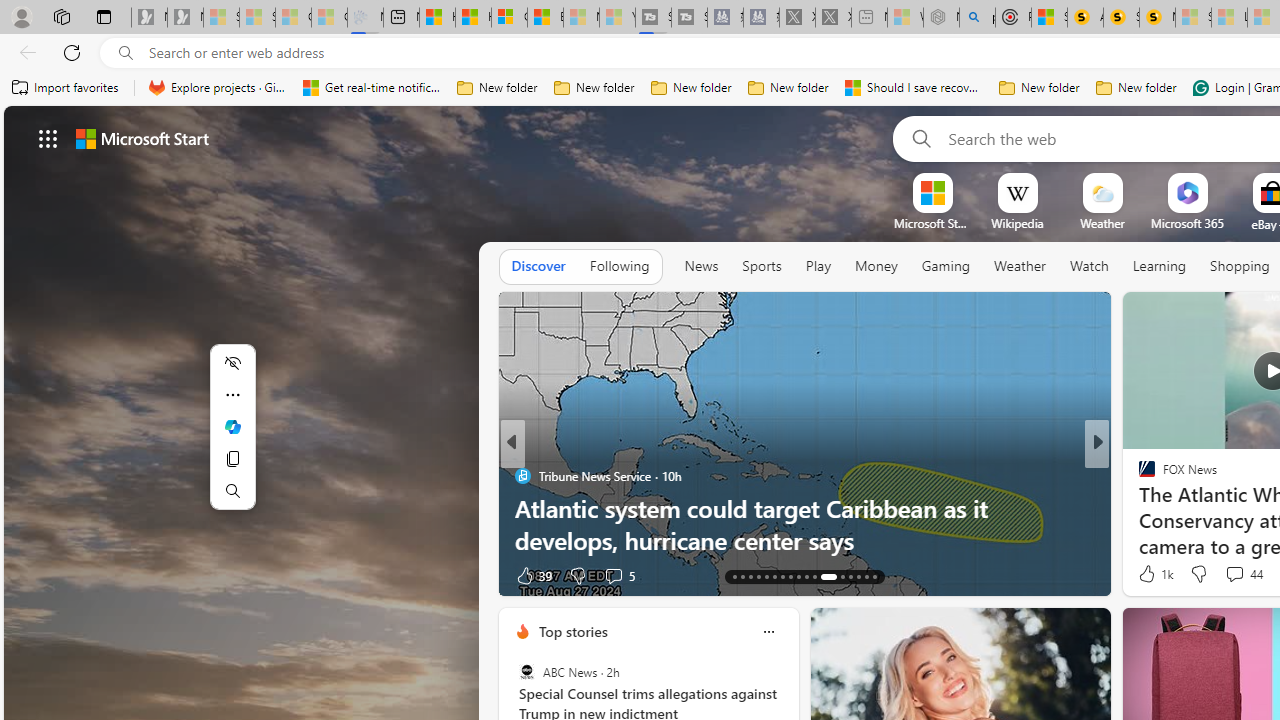 The image size is (1280, 720). What do you see at coordinates (912, 87) in the screenshot?
I see `'Should I save recovered Word documents? - Microsoft Support'` at bounding box center [912, 87].